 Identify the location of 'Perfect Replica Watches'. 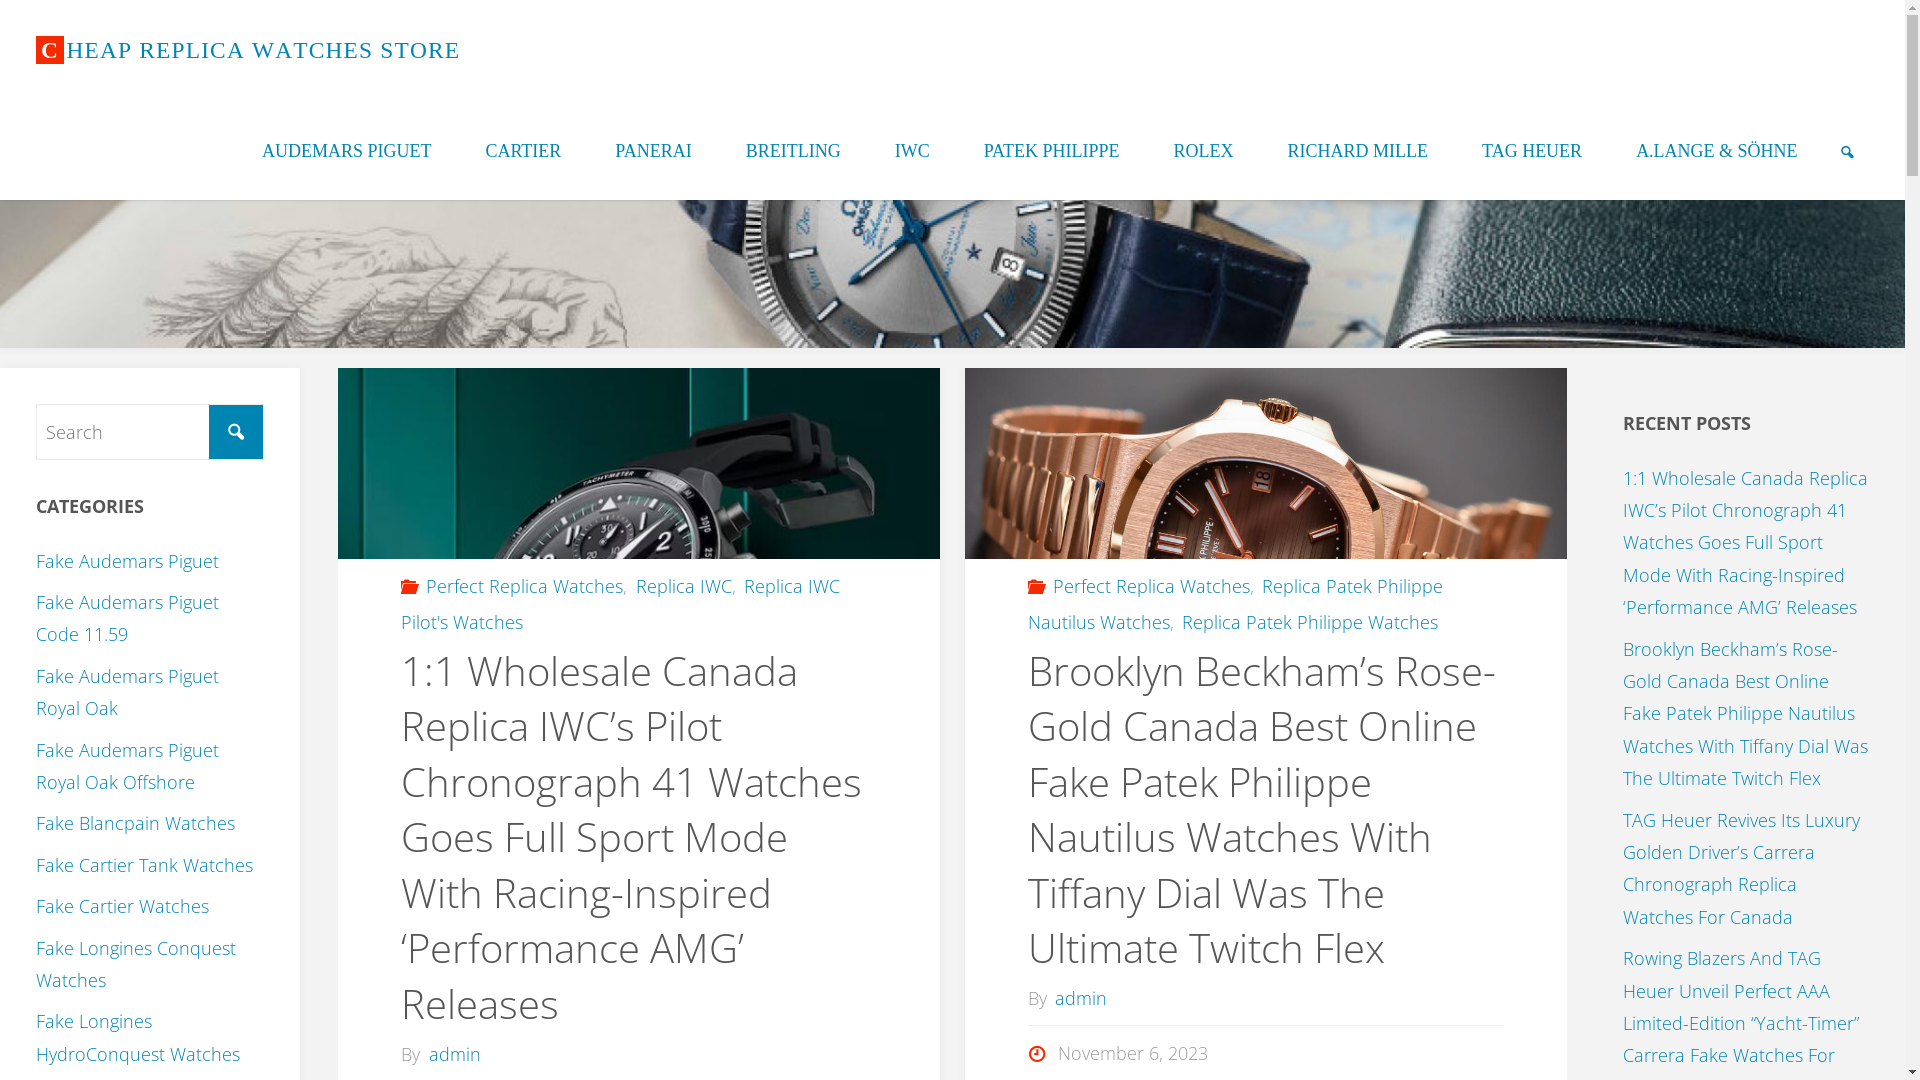
(1048, 585).